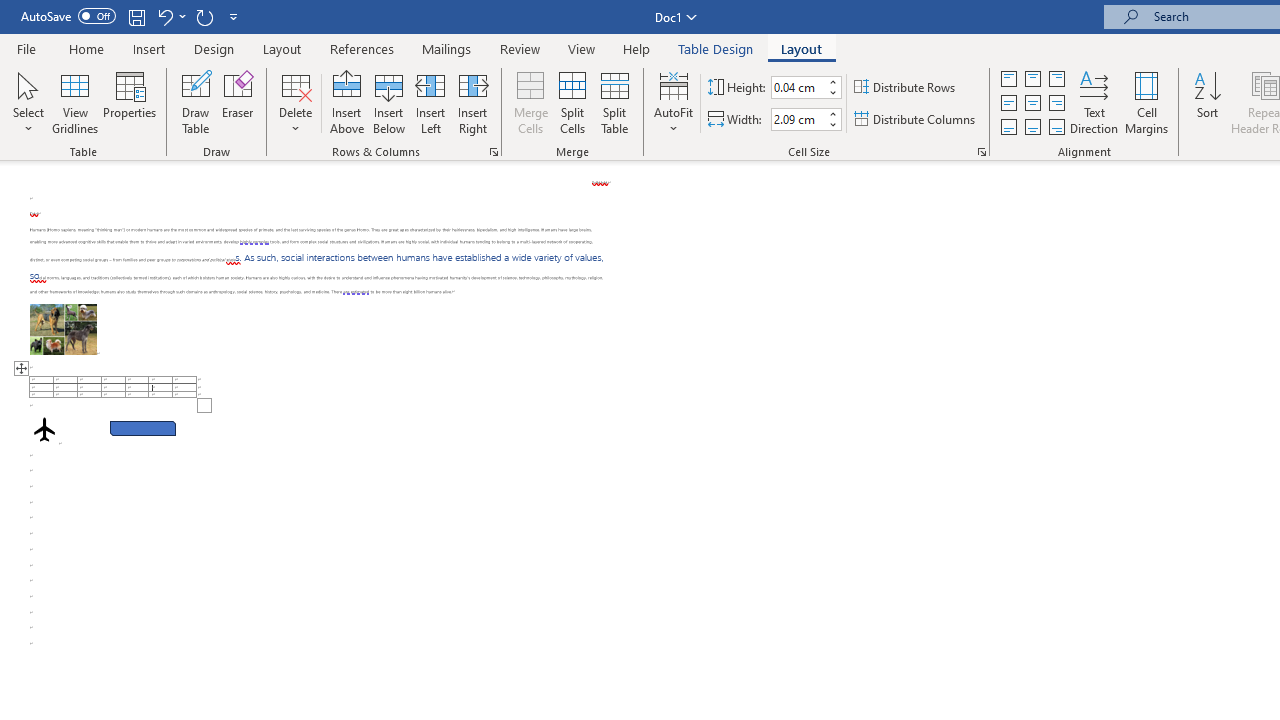 The image size is (1280, 720). I want to click on 'Distribute Columns', so click(915, 119).